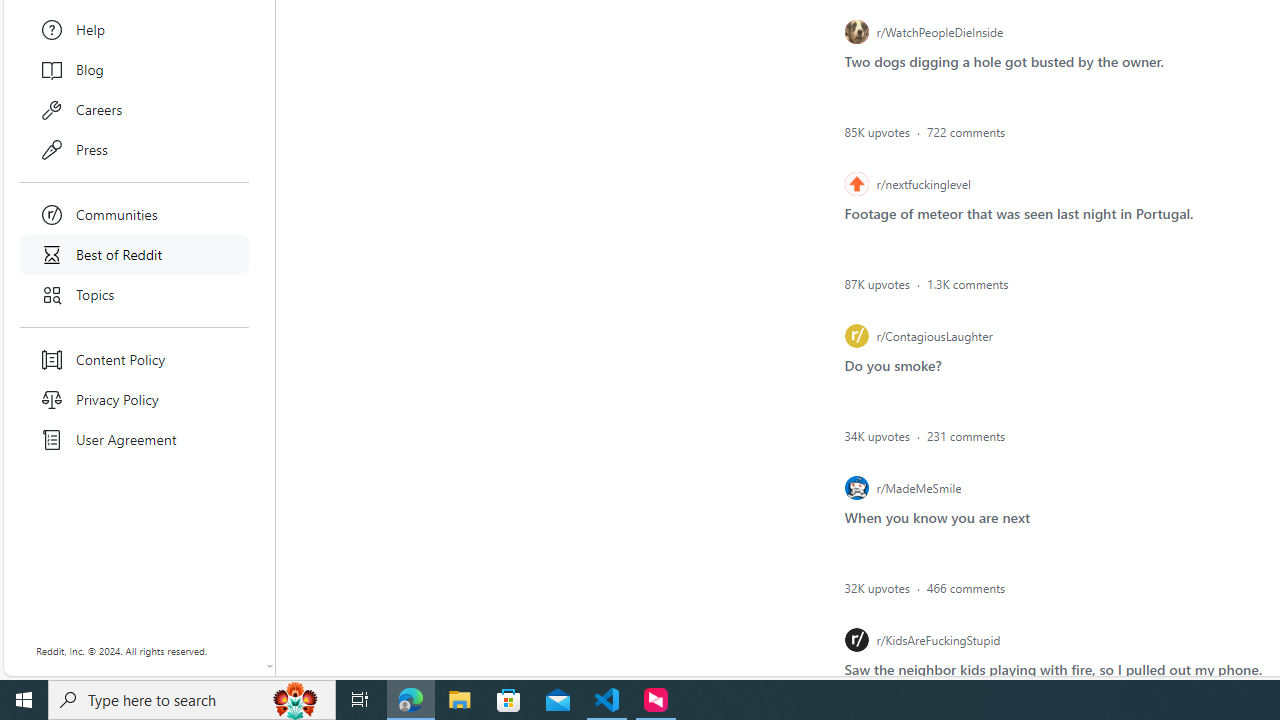 The width and height of the screenshot is (1280, 720). I want to click on 'Communities', so click(134, 214).